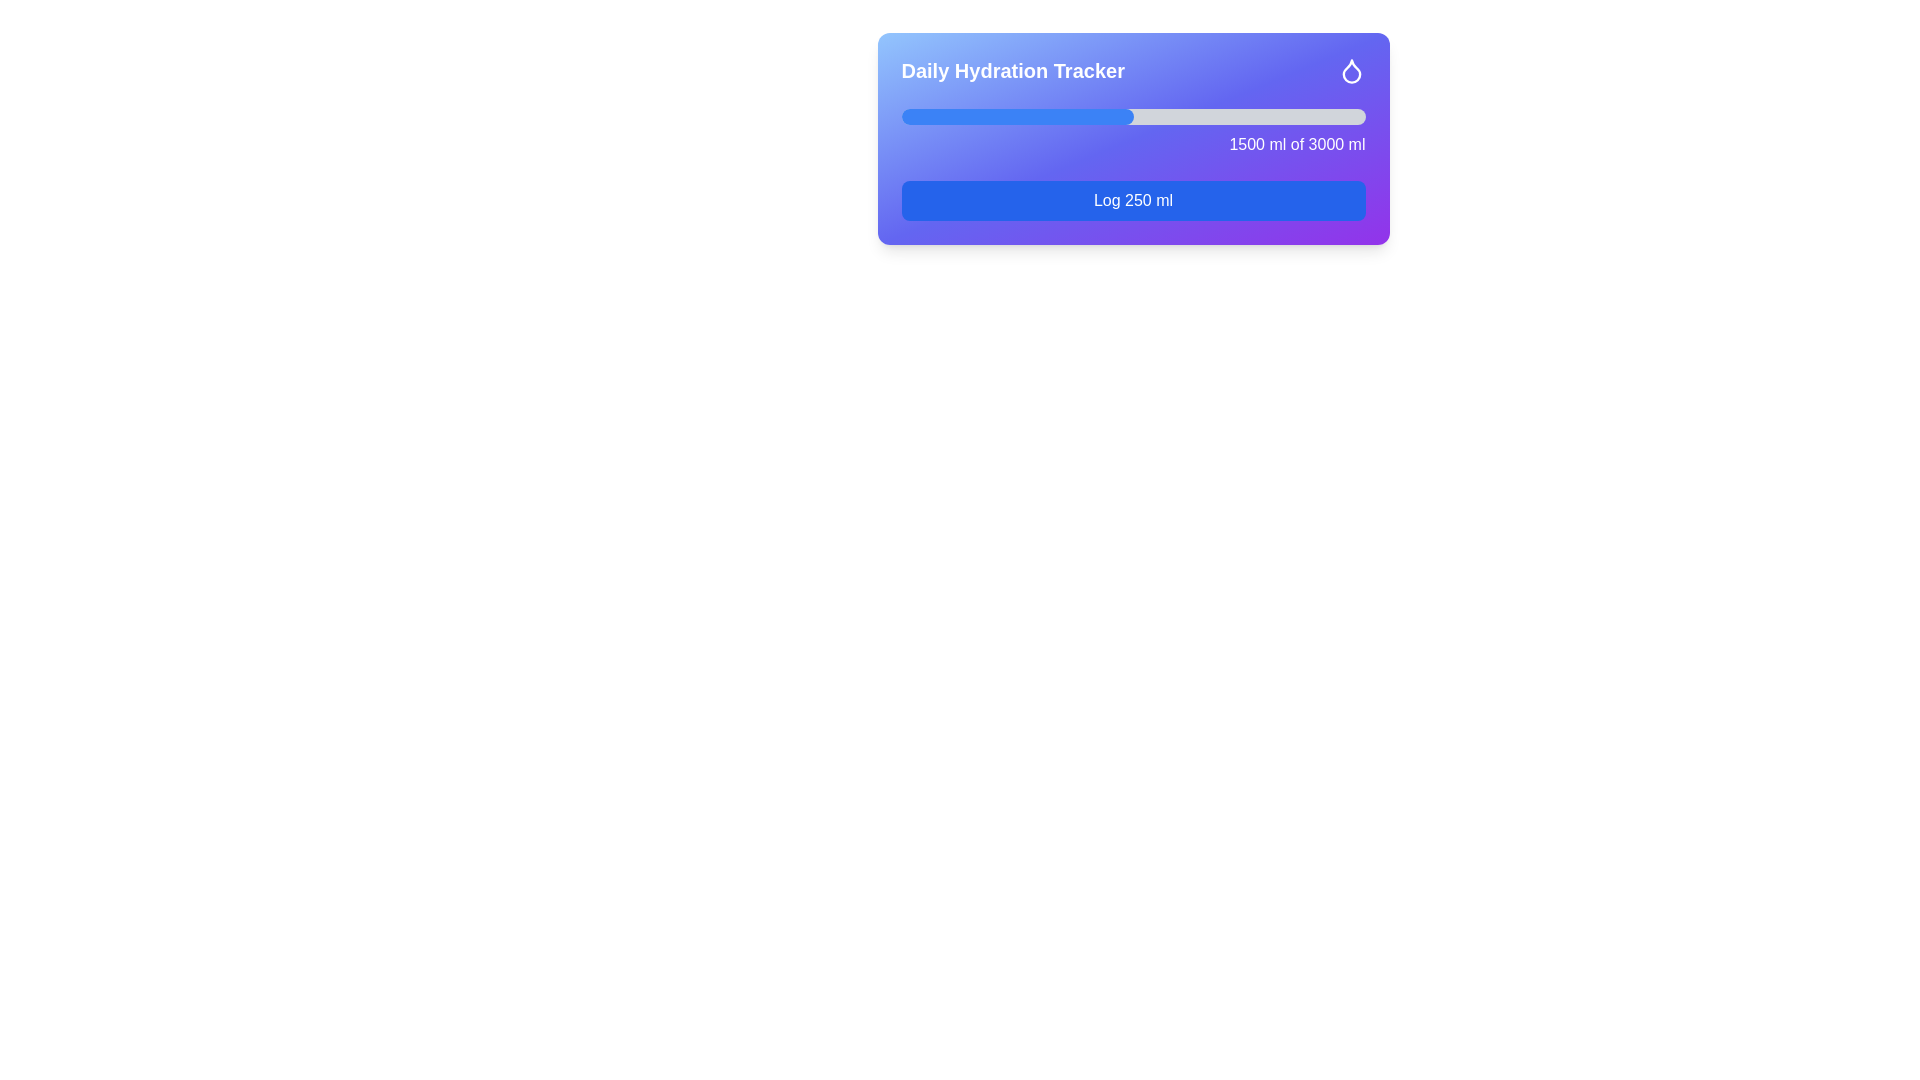  I want to click on the progress bar that visually displays the proportion of water intake achieved relative to a daily goal, located midway up within the hydration tracker card, below the title 'Daily Hydration Tracker' and above the text '1500 ml of 3000 ml', so click(1133, 116).